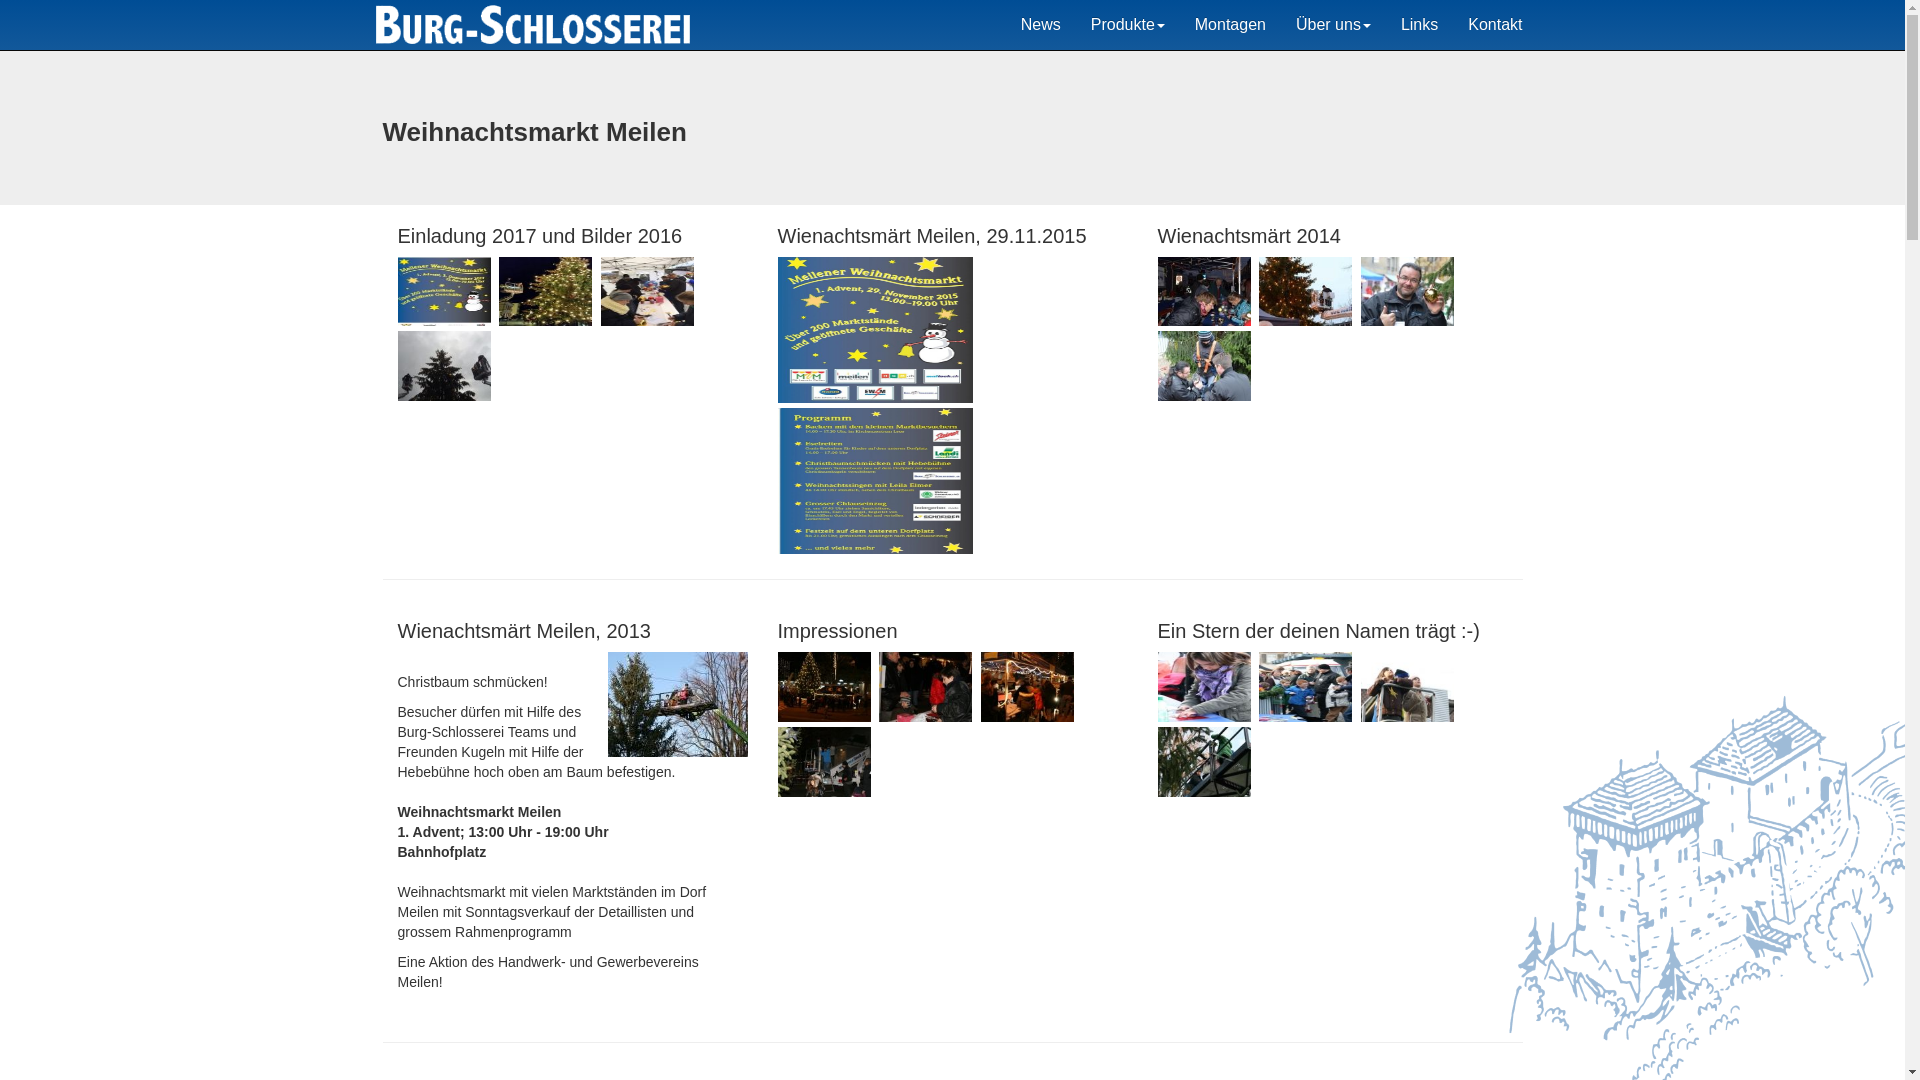 The image size is (1920, 1080). What do you see at coordinates (1229, 24) in the screenshot?
I see `'Montagen'` at bounding box center [1229, 24].